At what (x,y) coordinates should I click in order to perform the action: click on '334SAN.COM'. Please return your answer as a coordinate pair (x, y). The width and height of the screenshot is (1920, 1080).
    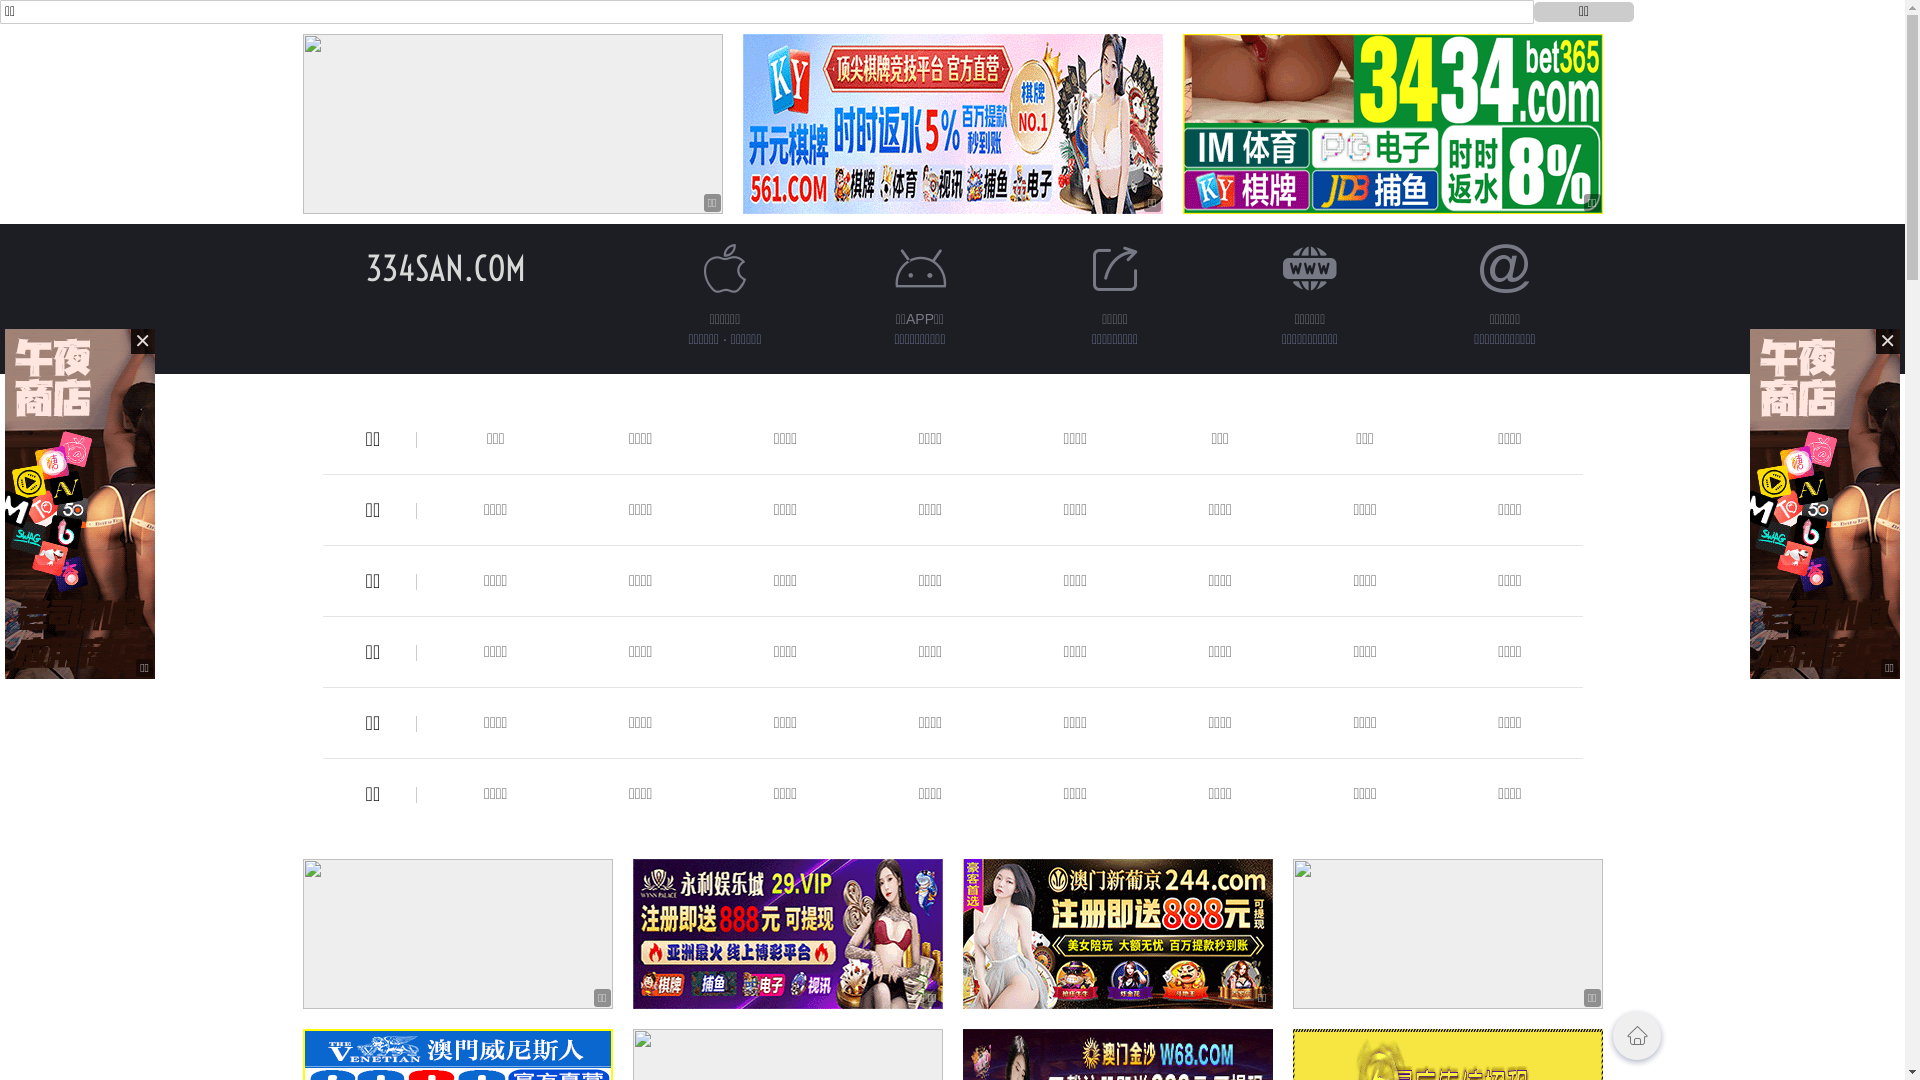
    Looking at the image, I should click on (365, 267).